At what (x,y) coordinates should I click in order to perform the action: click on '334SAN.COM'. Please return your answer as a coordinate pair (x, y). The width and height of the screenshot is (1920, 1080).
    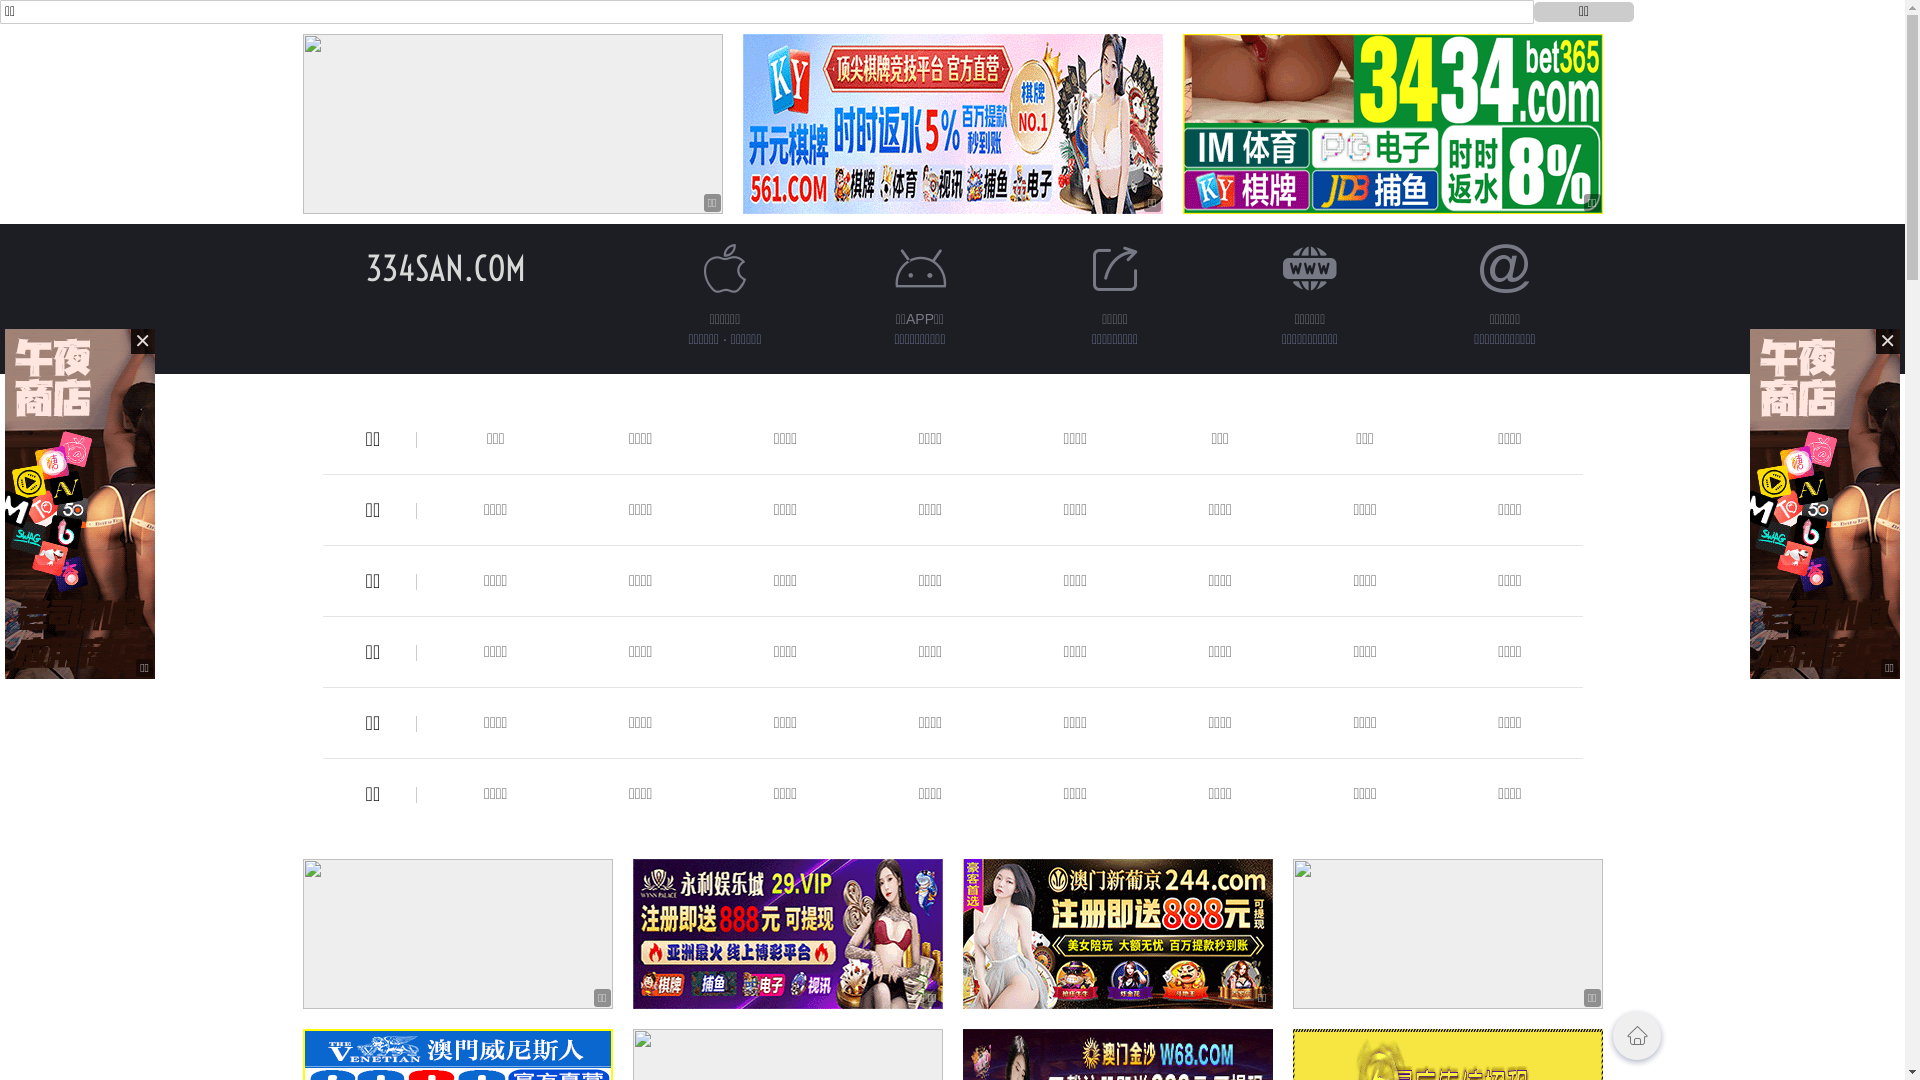
    Looking at the image, I should click on (365, 267).